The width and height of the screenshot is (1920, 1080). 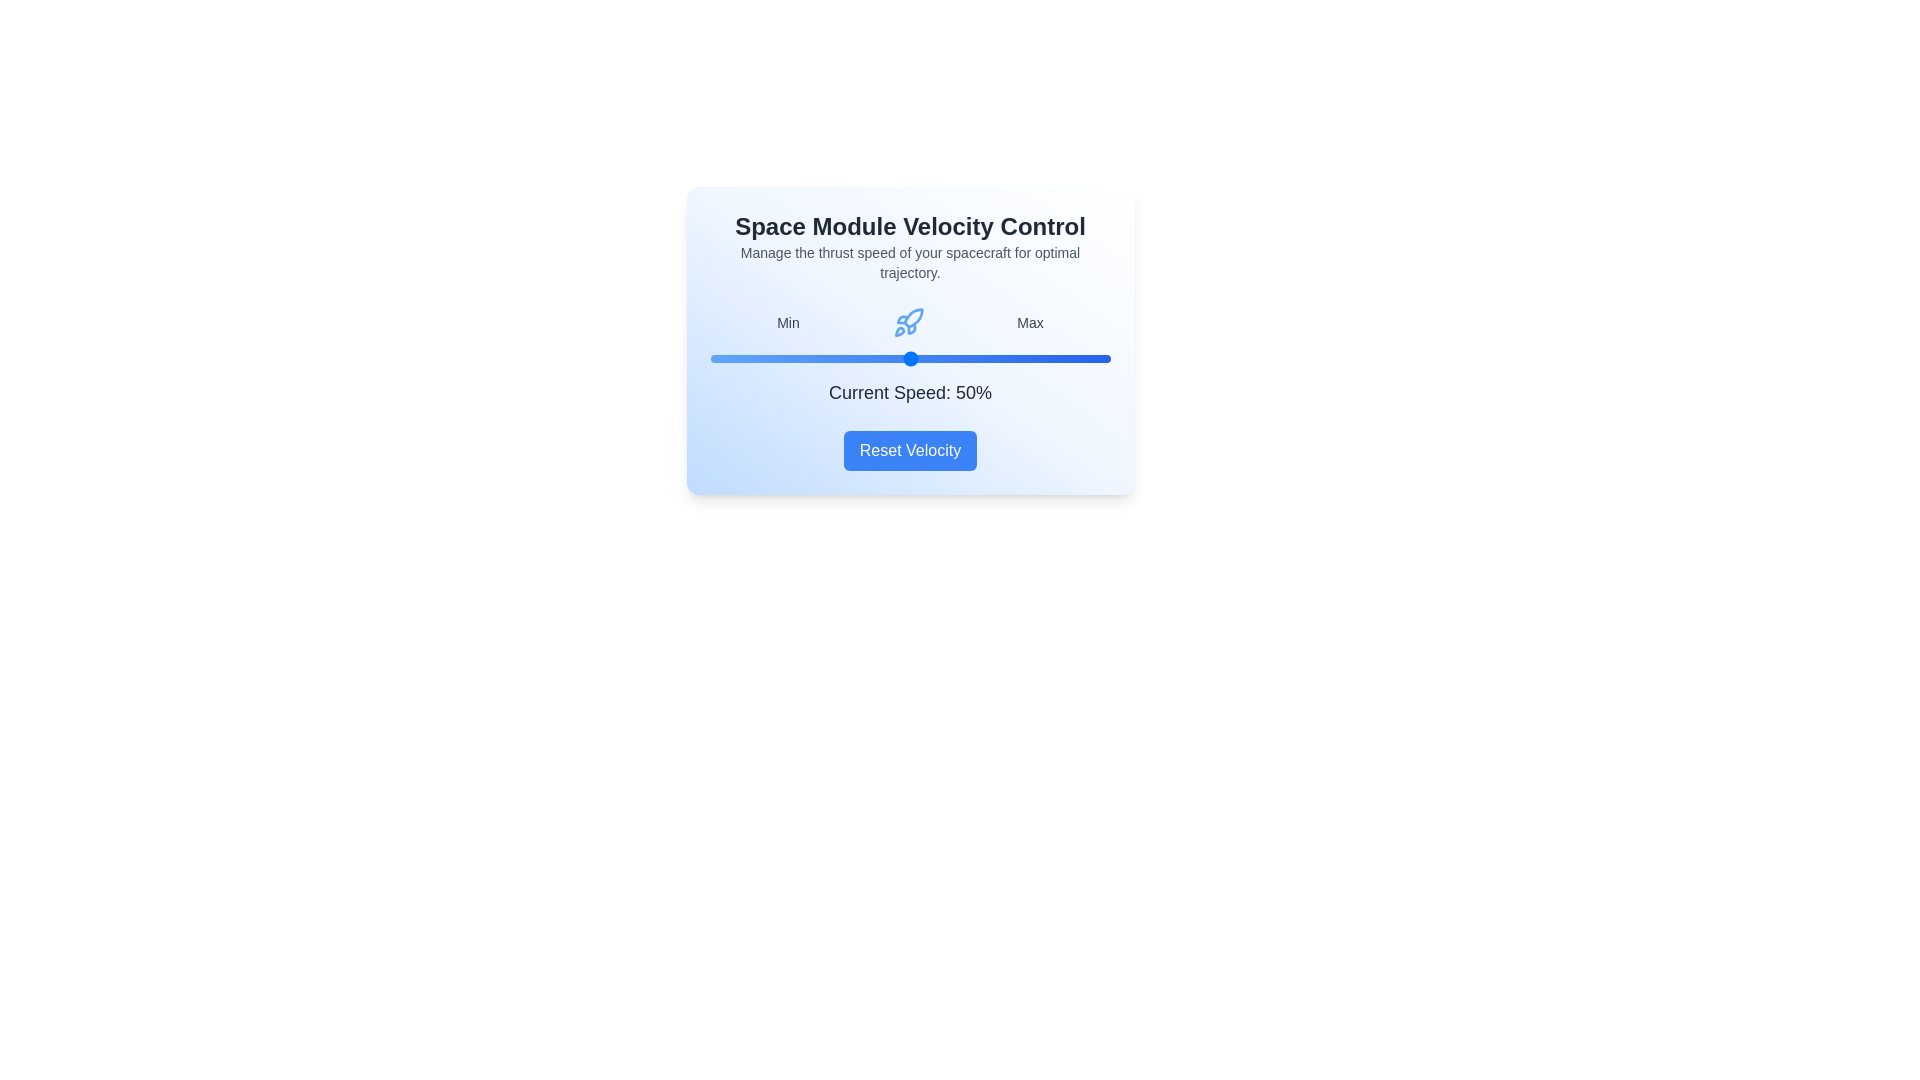 I want to click on the speed slider to set the speed to 99%, so click(x=1105, y=357).